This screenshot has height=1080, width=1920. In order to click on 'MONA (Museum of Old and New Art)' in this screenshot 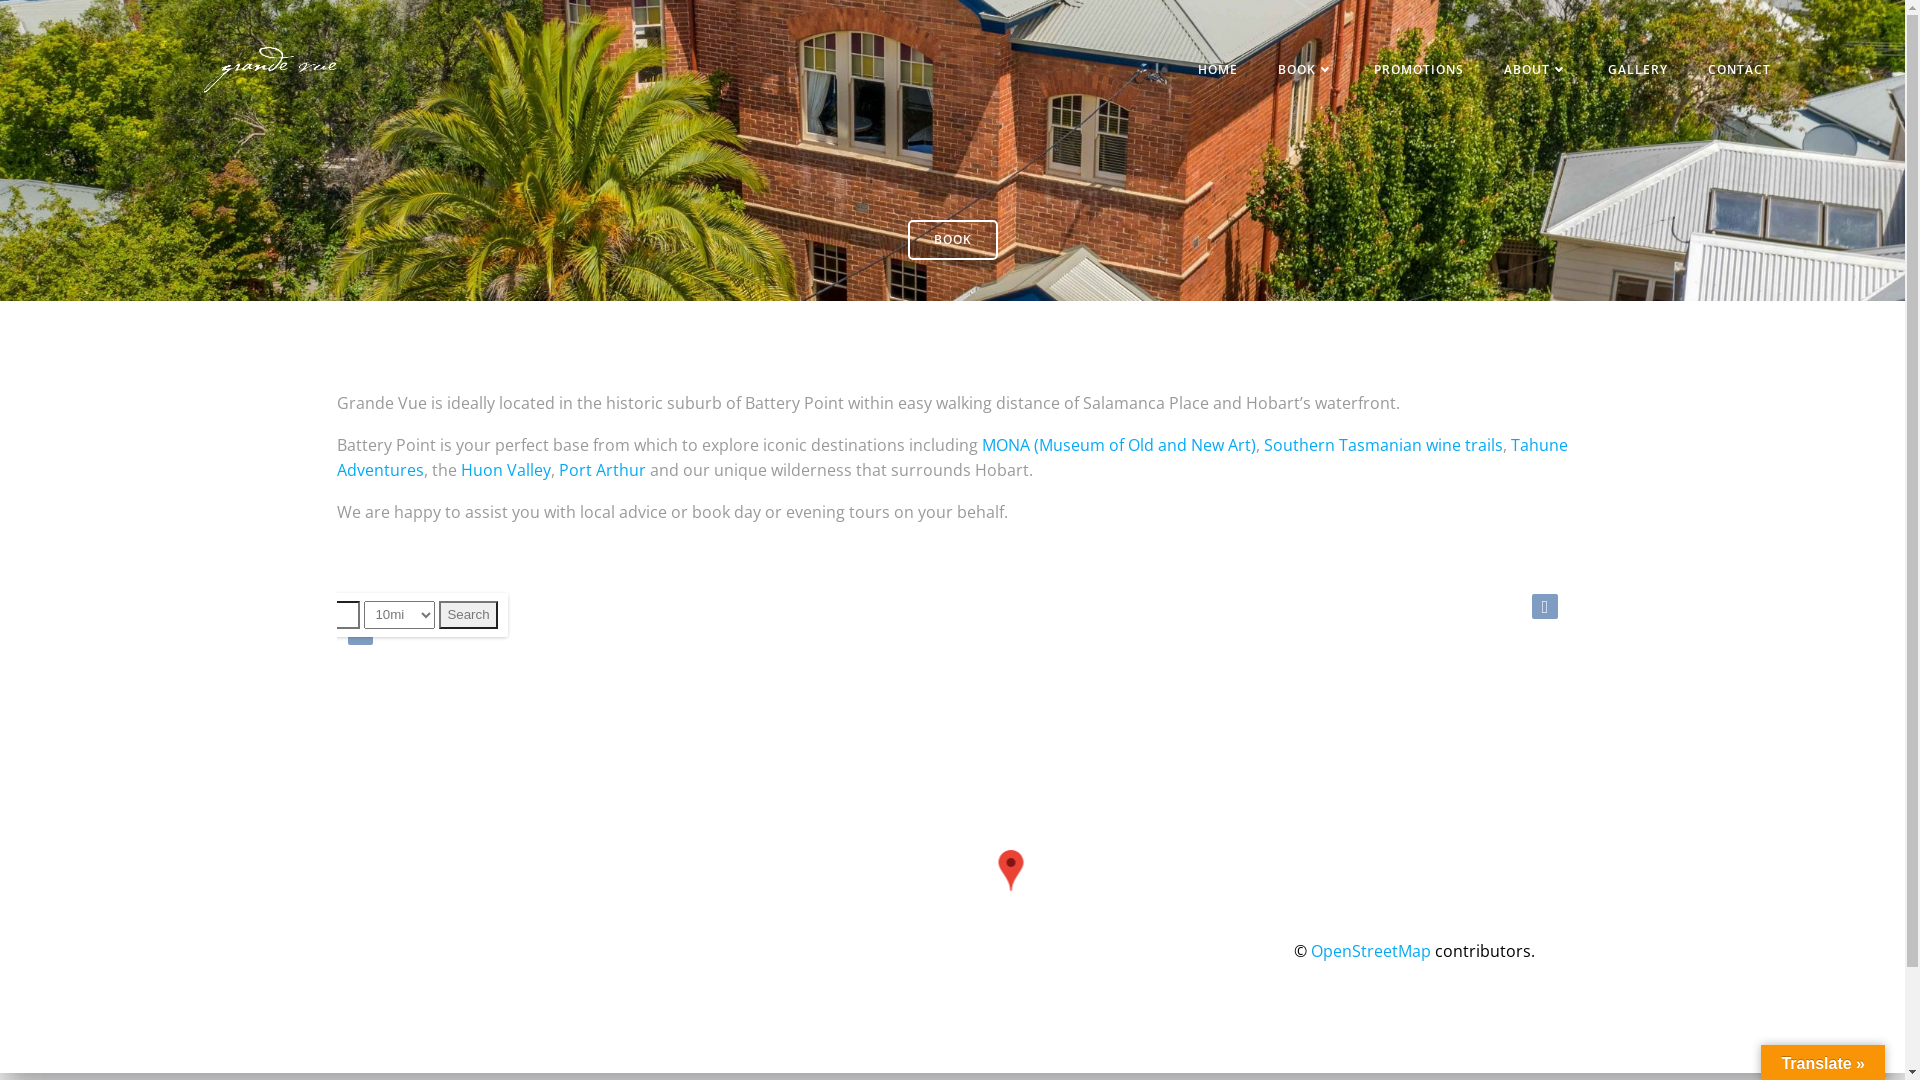, I will do `click(982, 443)`.